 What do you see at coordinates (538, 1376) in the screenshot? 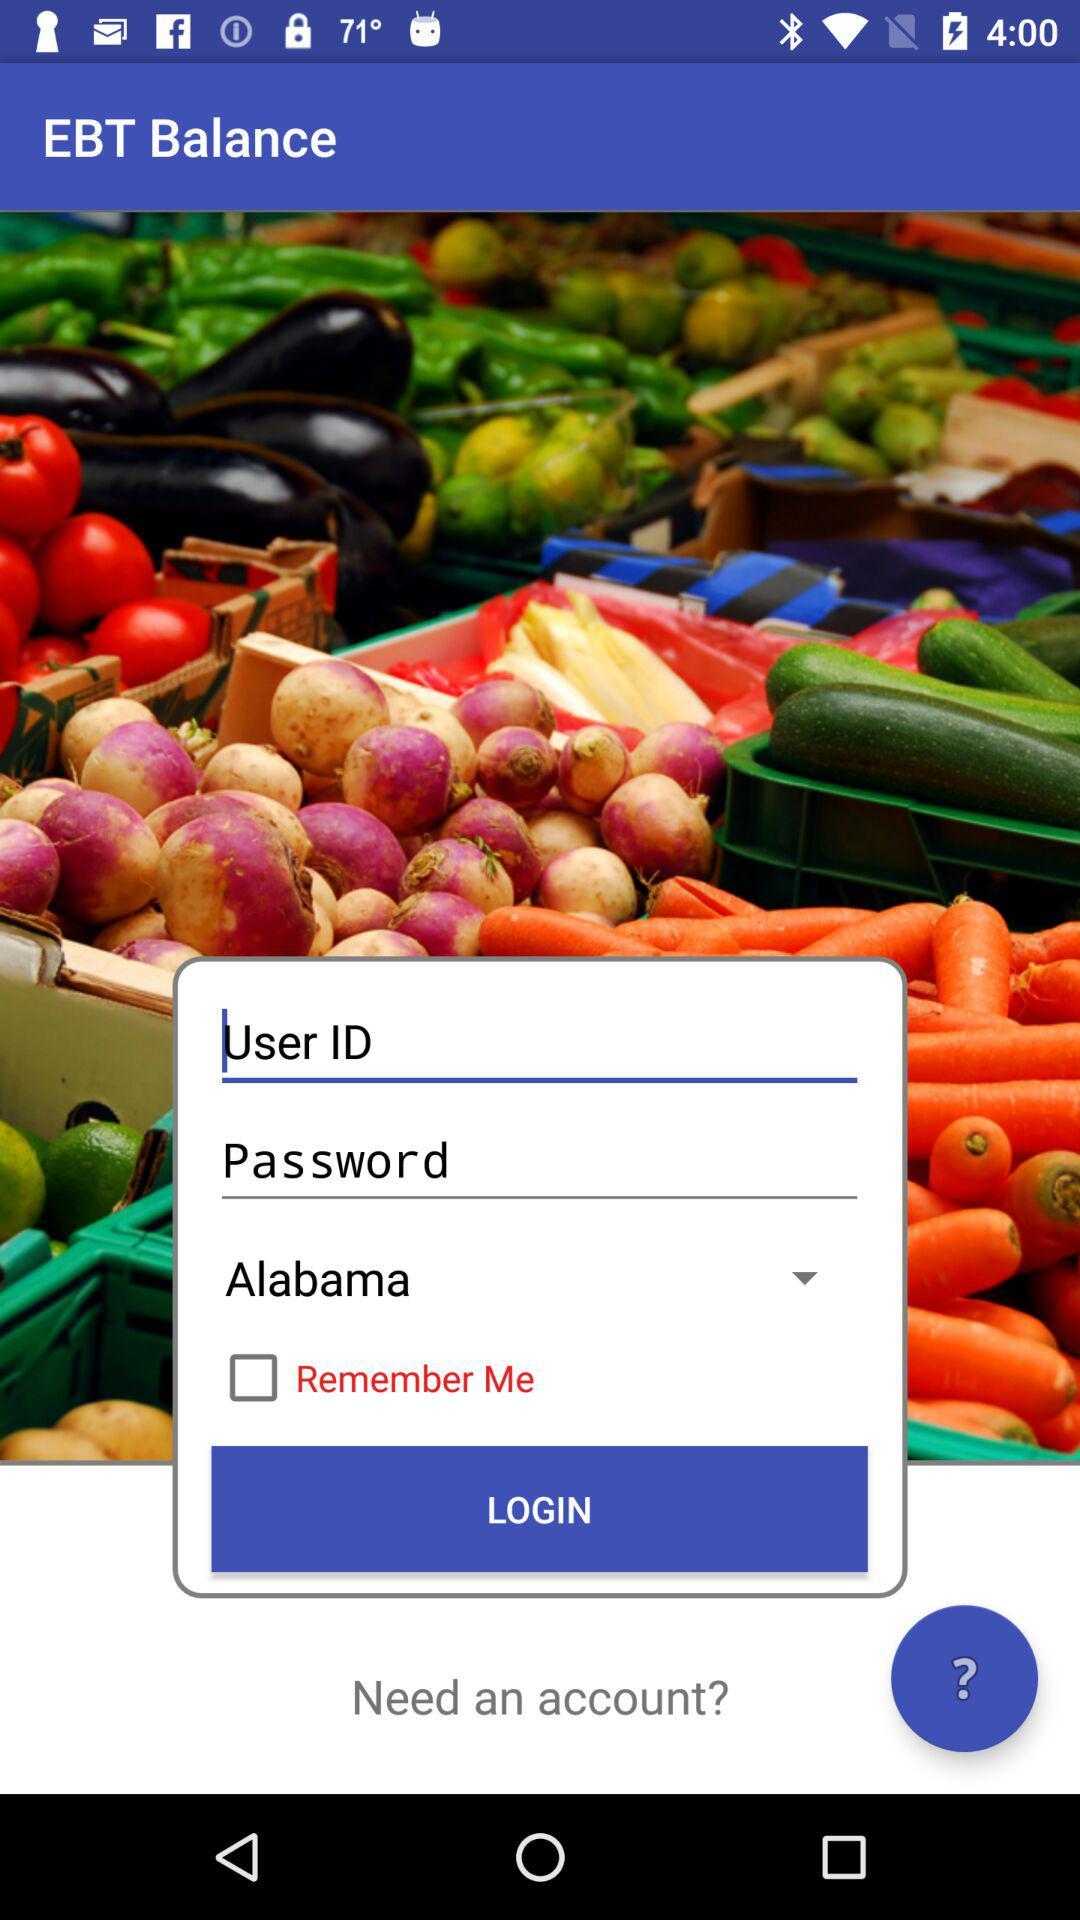
I see `the remember me` at bounding box center [538, 1376].